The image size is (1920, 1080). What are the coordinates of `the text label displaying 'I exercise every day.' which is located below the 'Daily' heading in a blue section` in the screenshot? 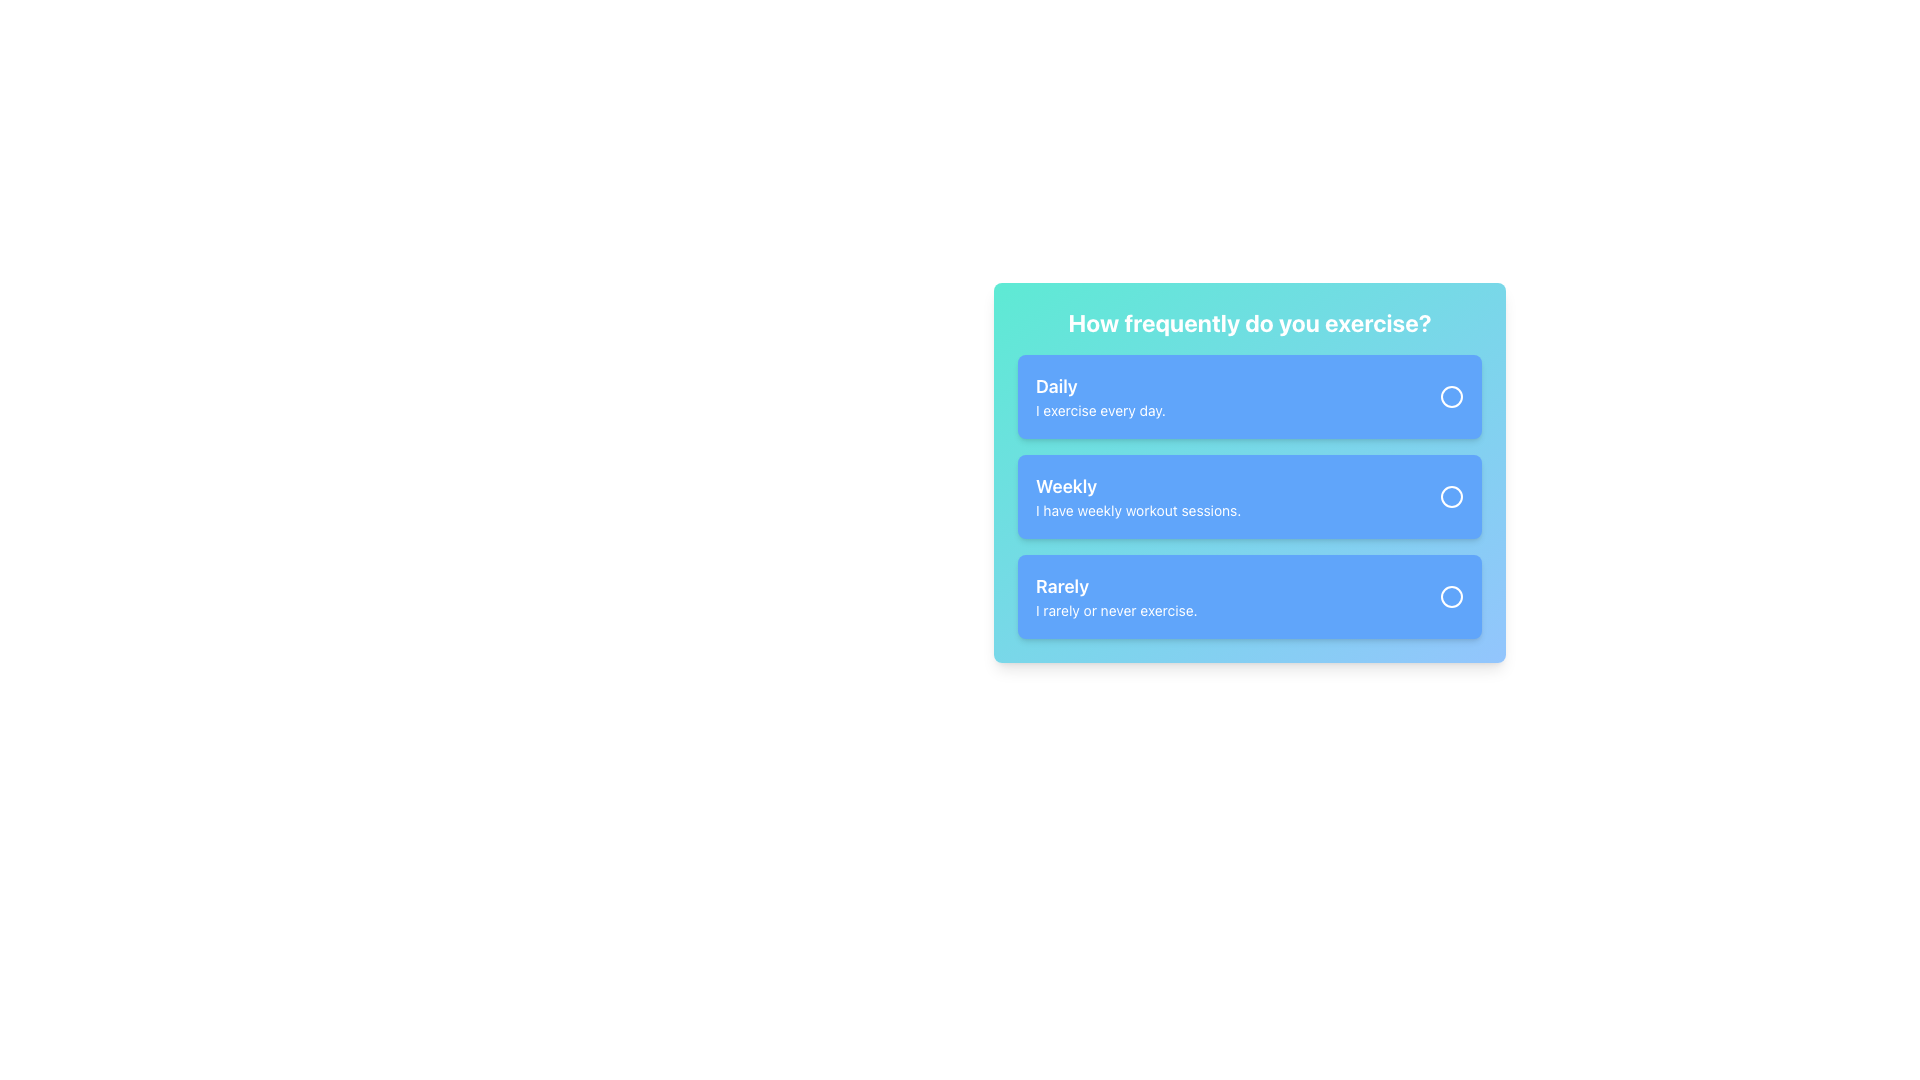 It's located at (1099, 410).